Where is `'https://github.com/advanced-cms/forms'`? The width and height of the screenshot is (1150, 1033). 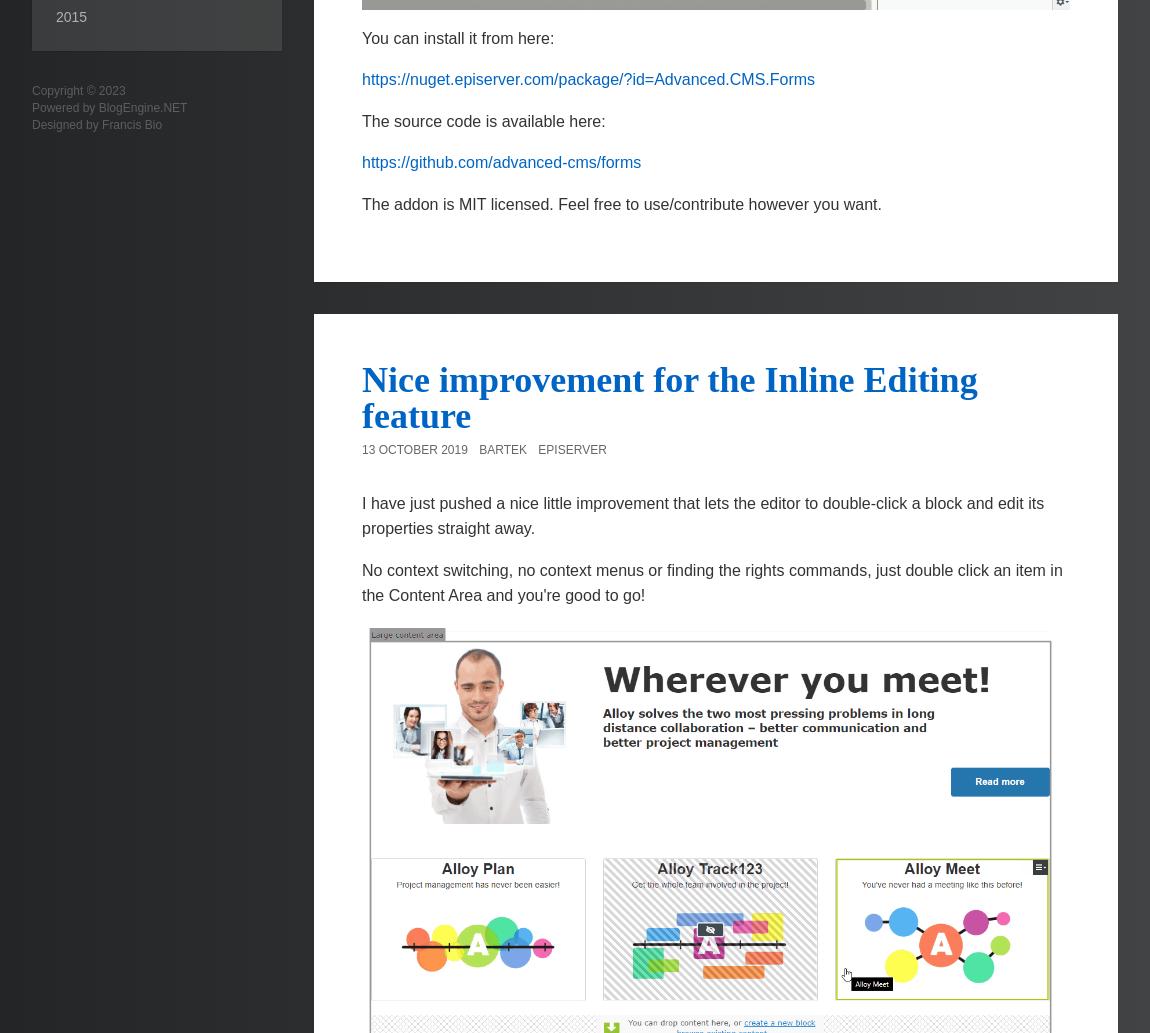 'https://github.com/advanced-cms/forms' is located at coordinates (501, 162).